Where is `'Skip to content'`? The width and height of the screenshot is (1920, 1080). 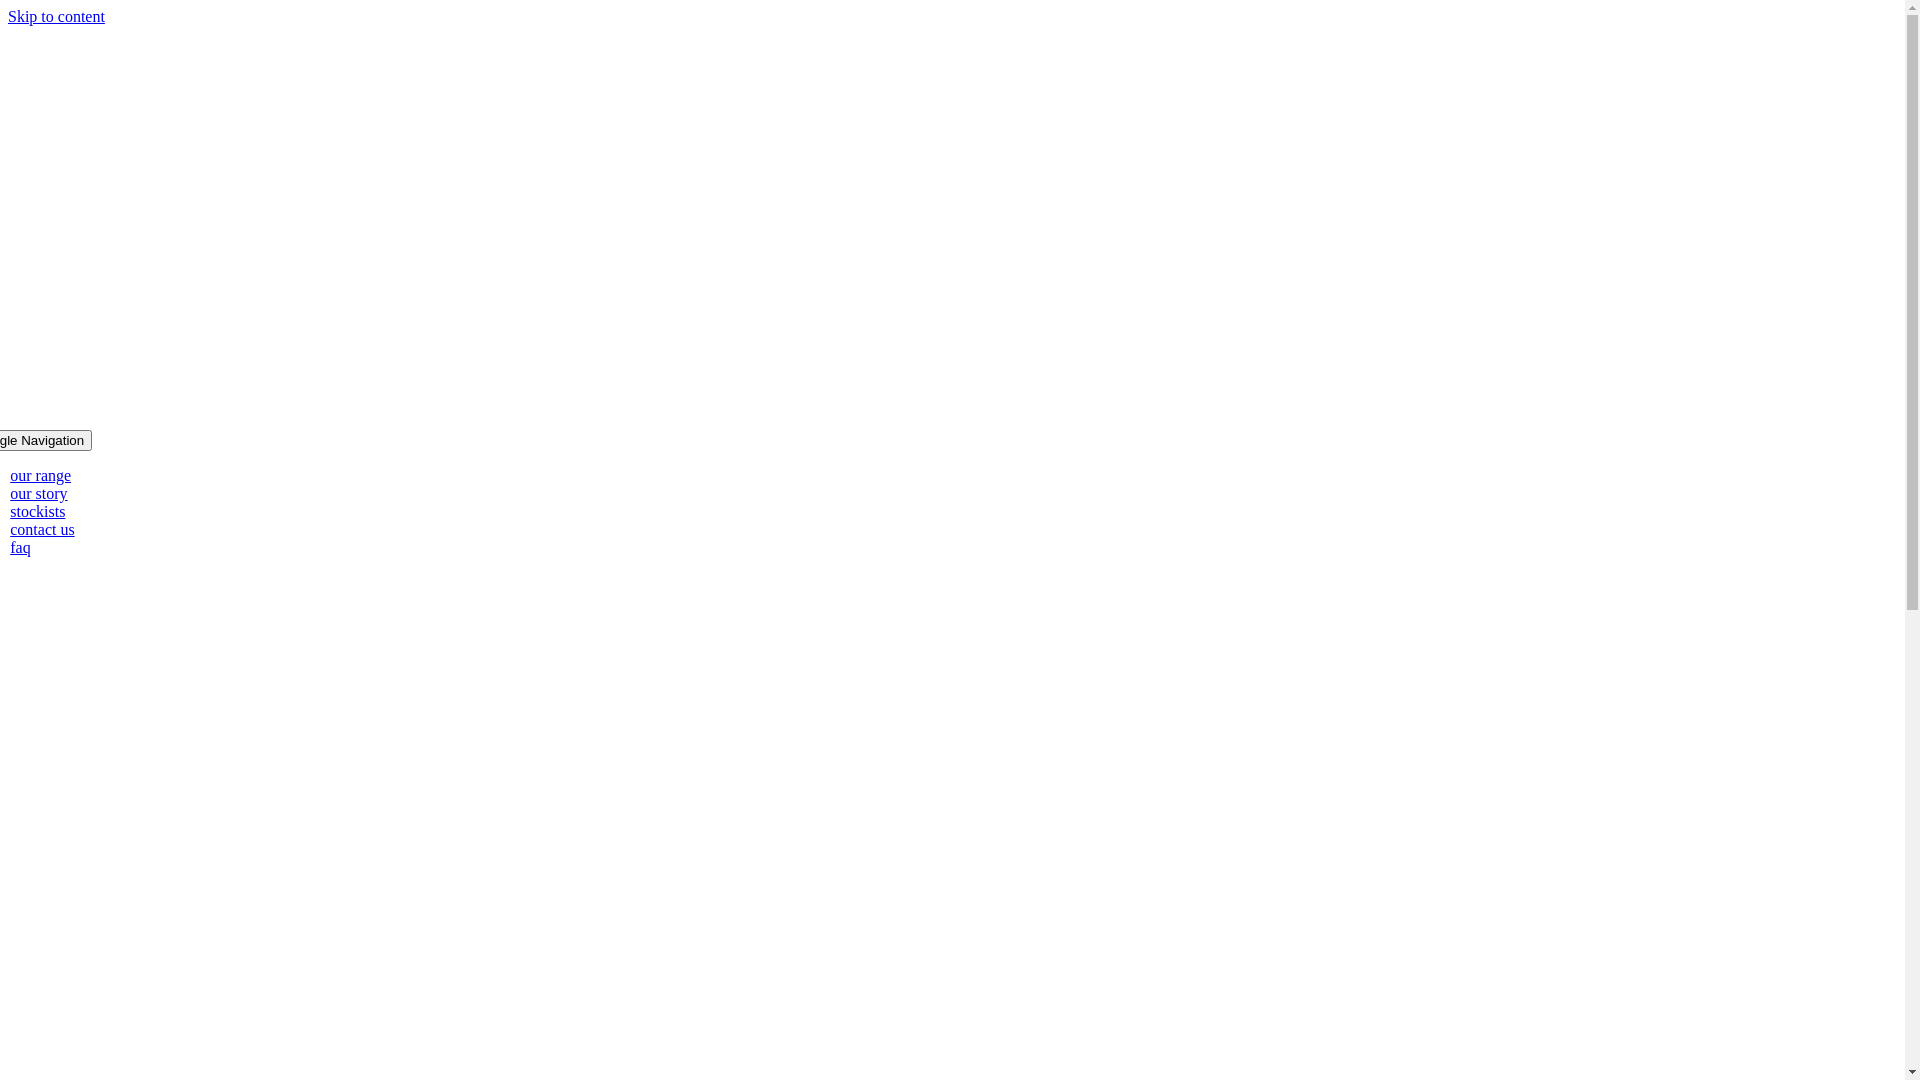
'Skip to content' is located at coordinates (56, 16).